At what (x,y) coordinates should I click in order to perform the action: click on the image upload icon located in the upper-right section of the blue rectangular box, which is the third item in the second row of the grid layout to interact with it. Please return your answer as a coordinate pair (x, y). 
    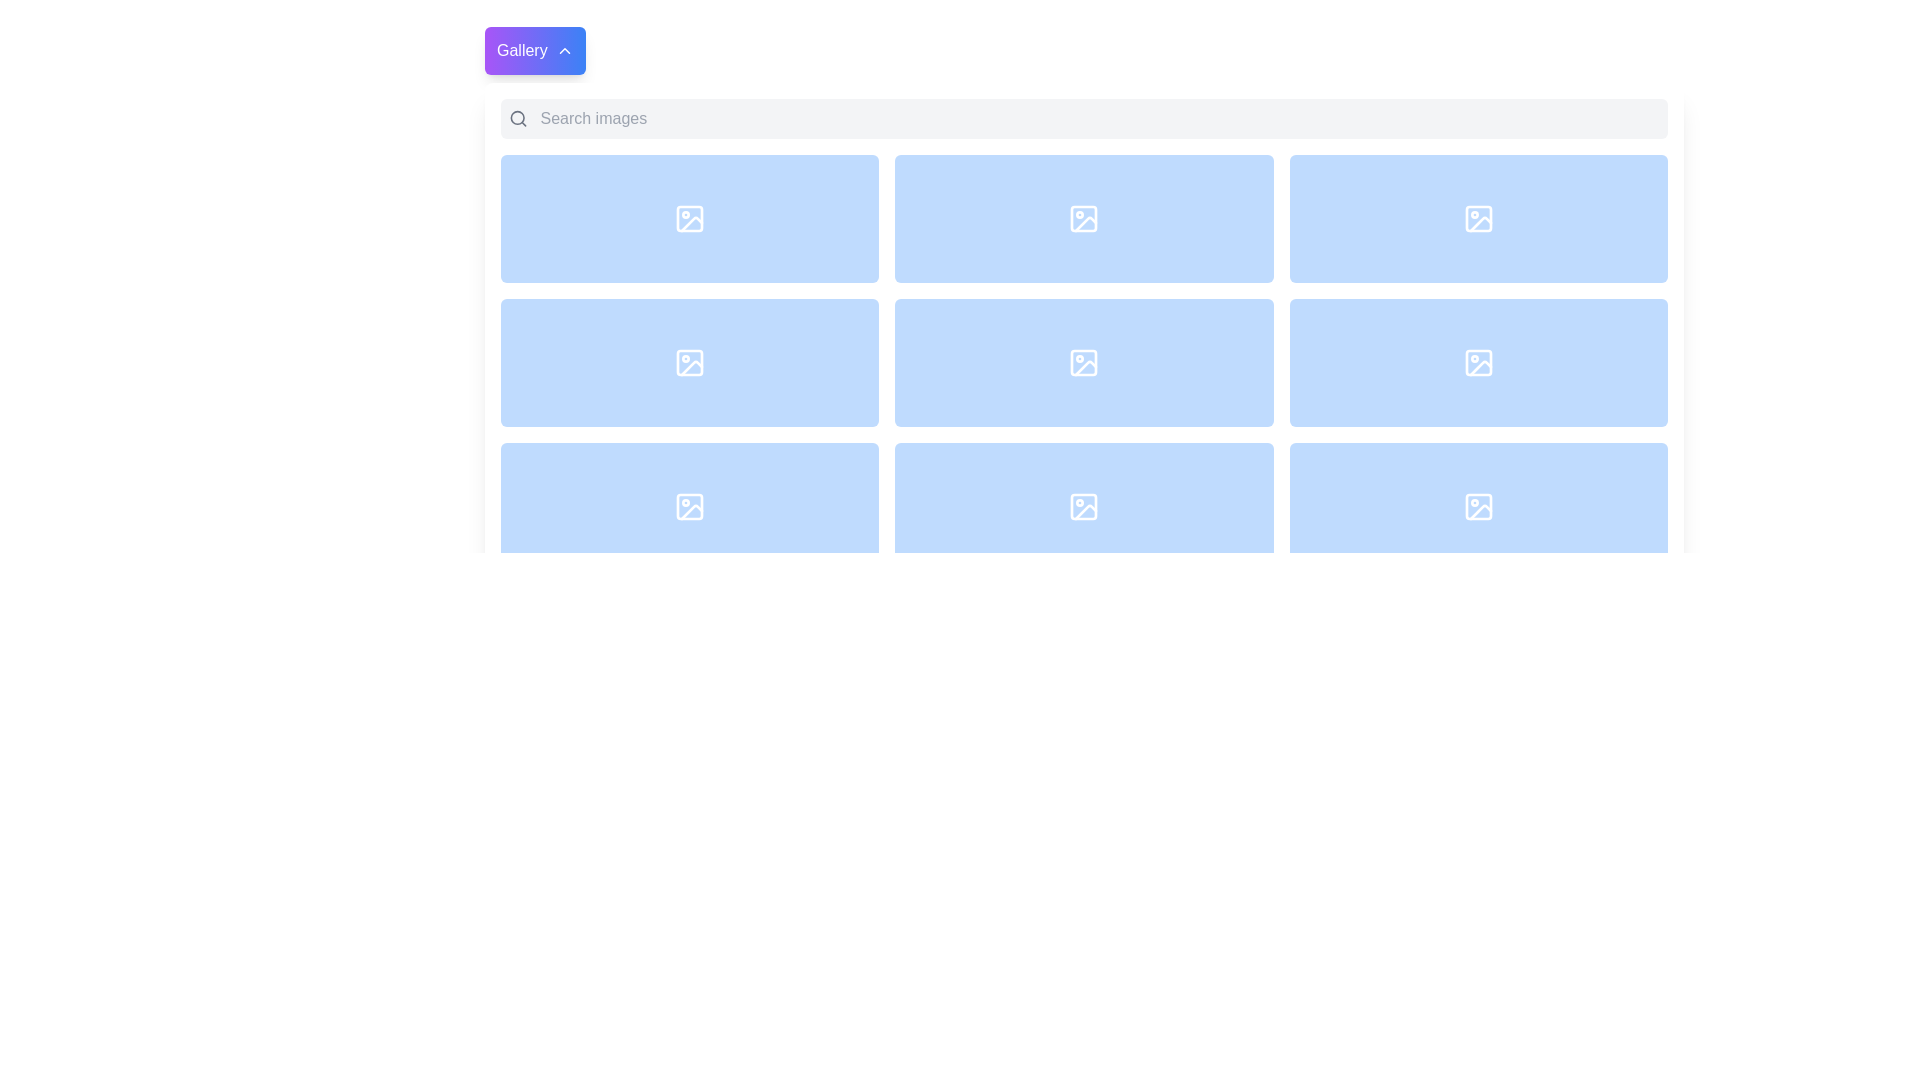
    Looking at the image, I should click on (1083, 219).